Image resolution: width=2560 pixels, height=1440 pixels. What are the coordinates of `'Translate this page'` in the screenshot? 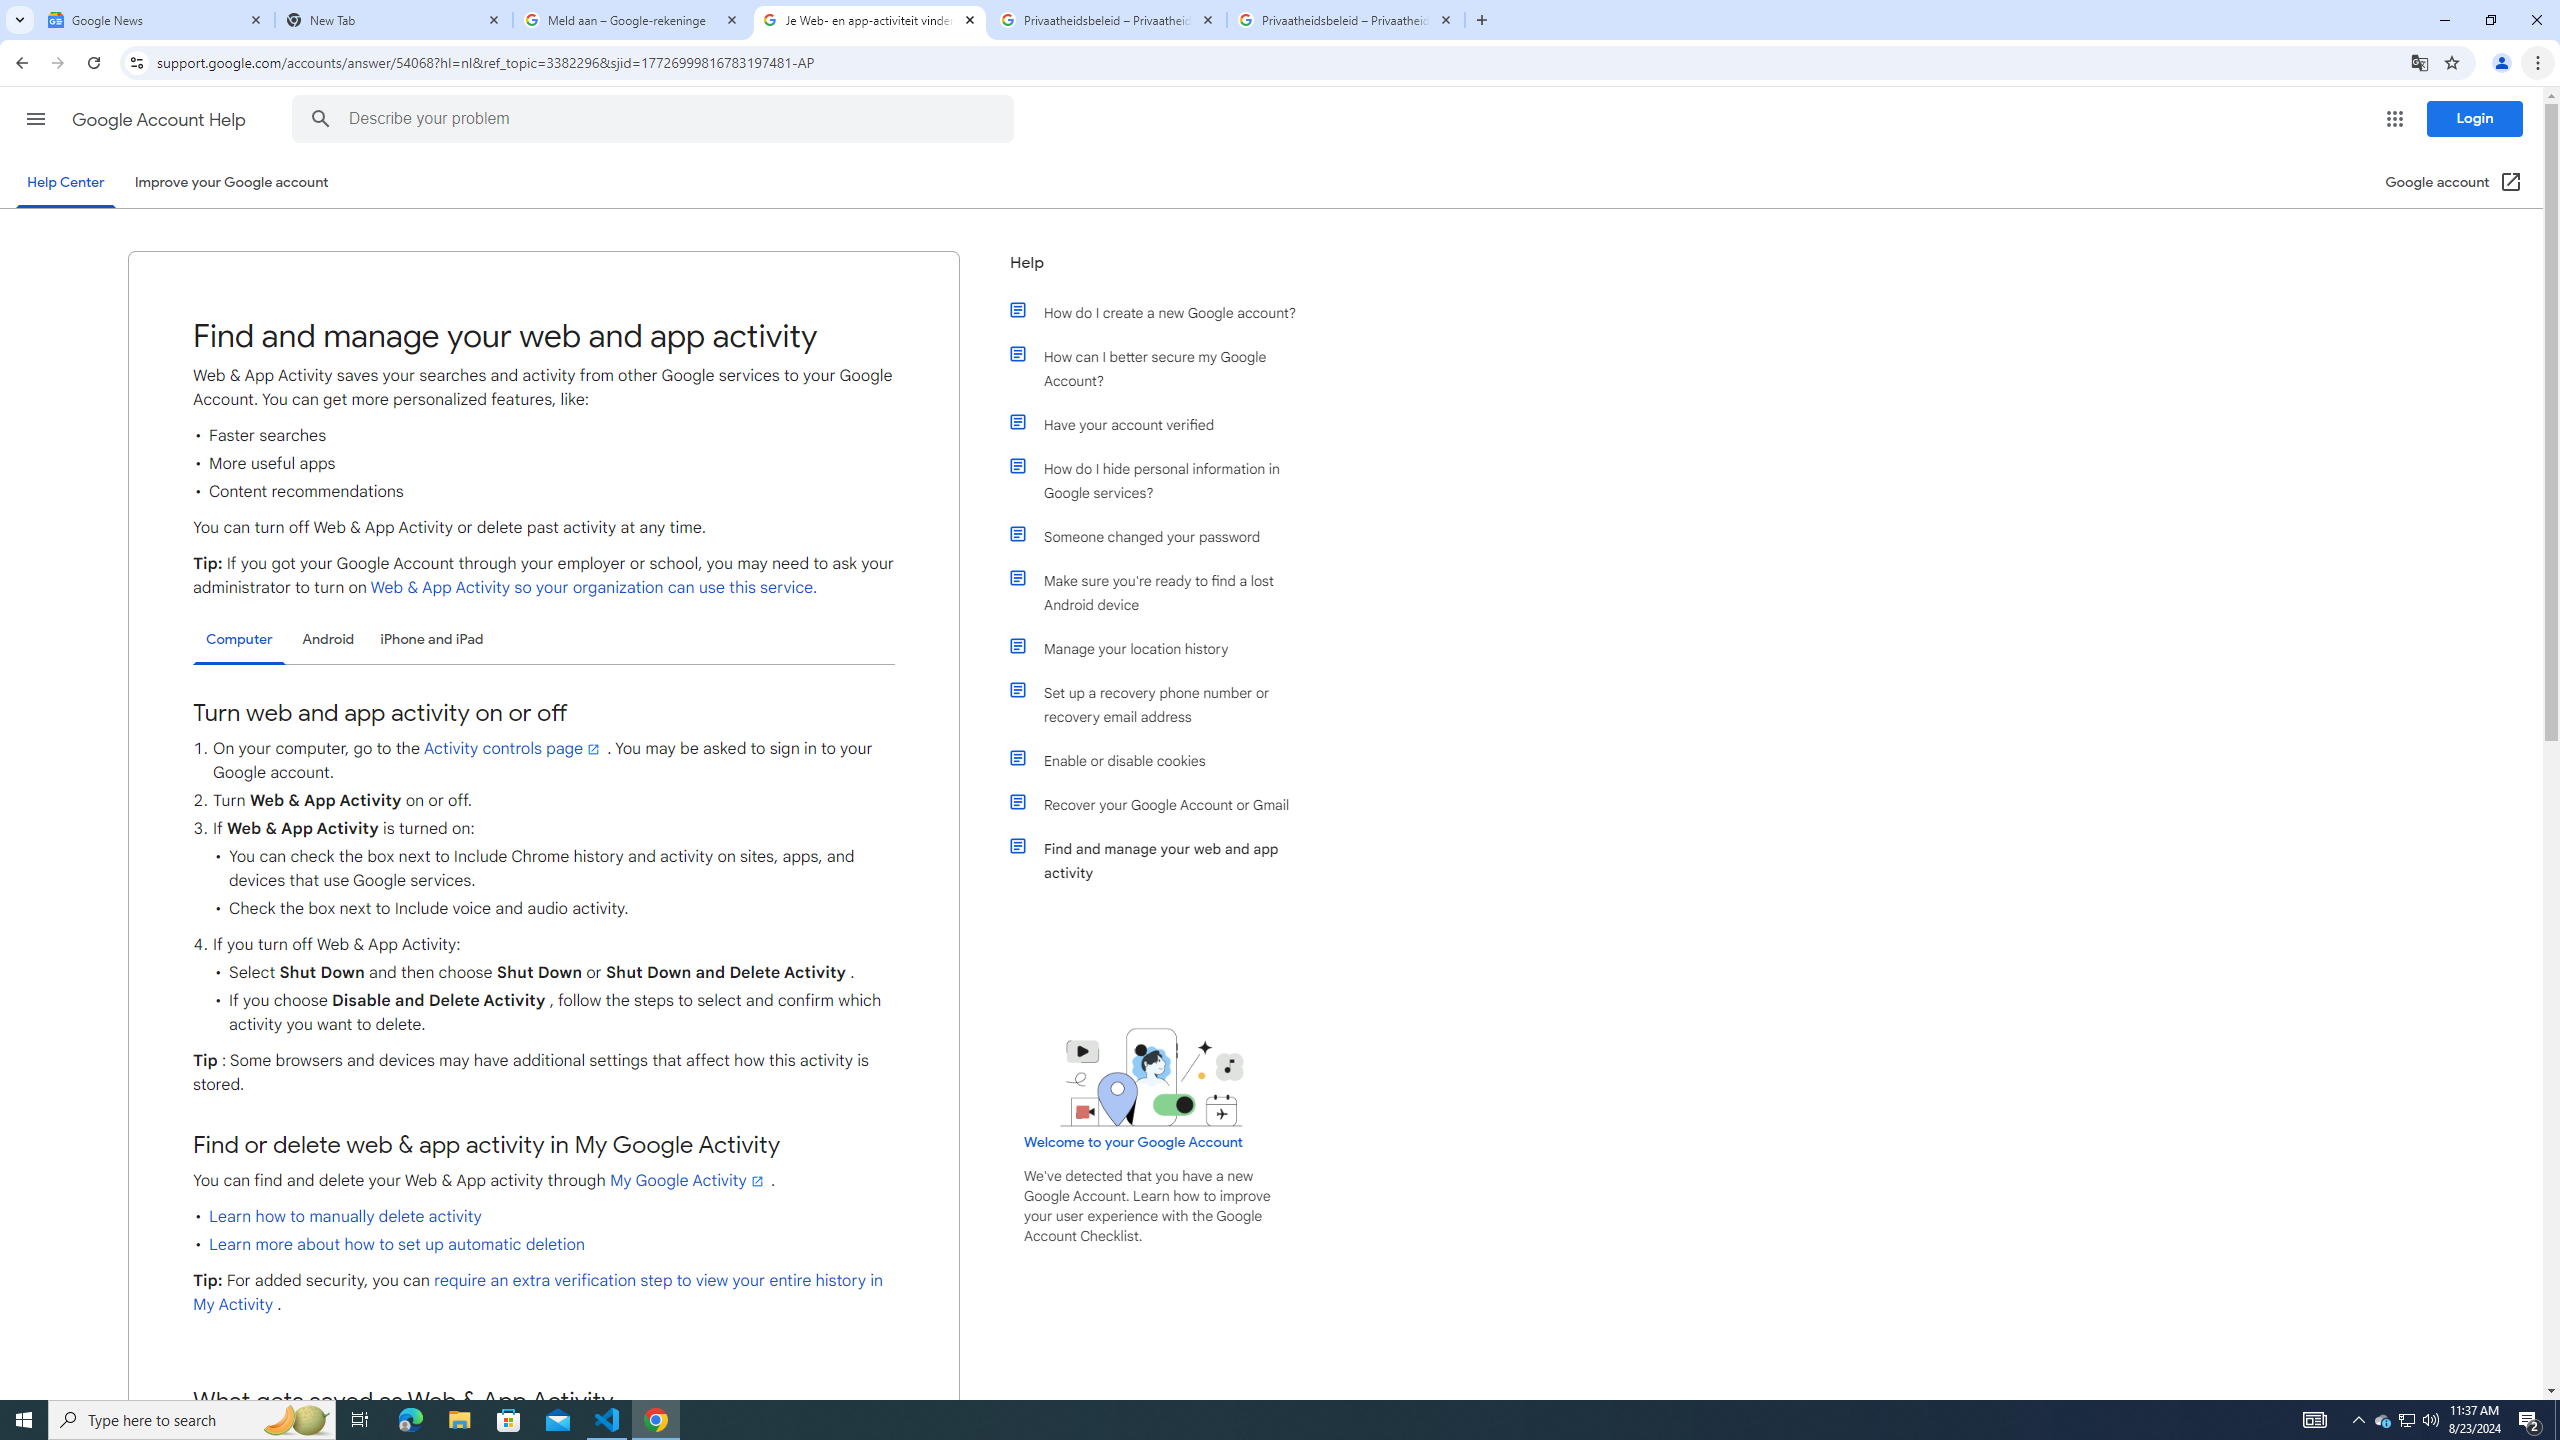 It's located at (2420, 61).